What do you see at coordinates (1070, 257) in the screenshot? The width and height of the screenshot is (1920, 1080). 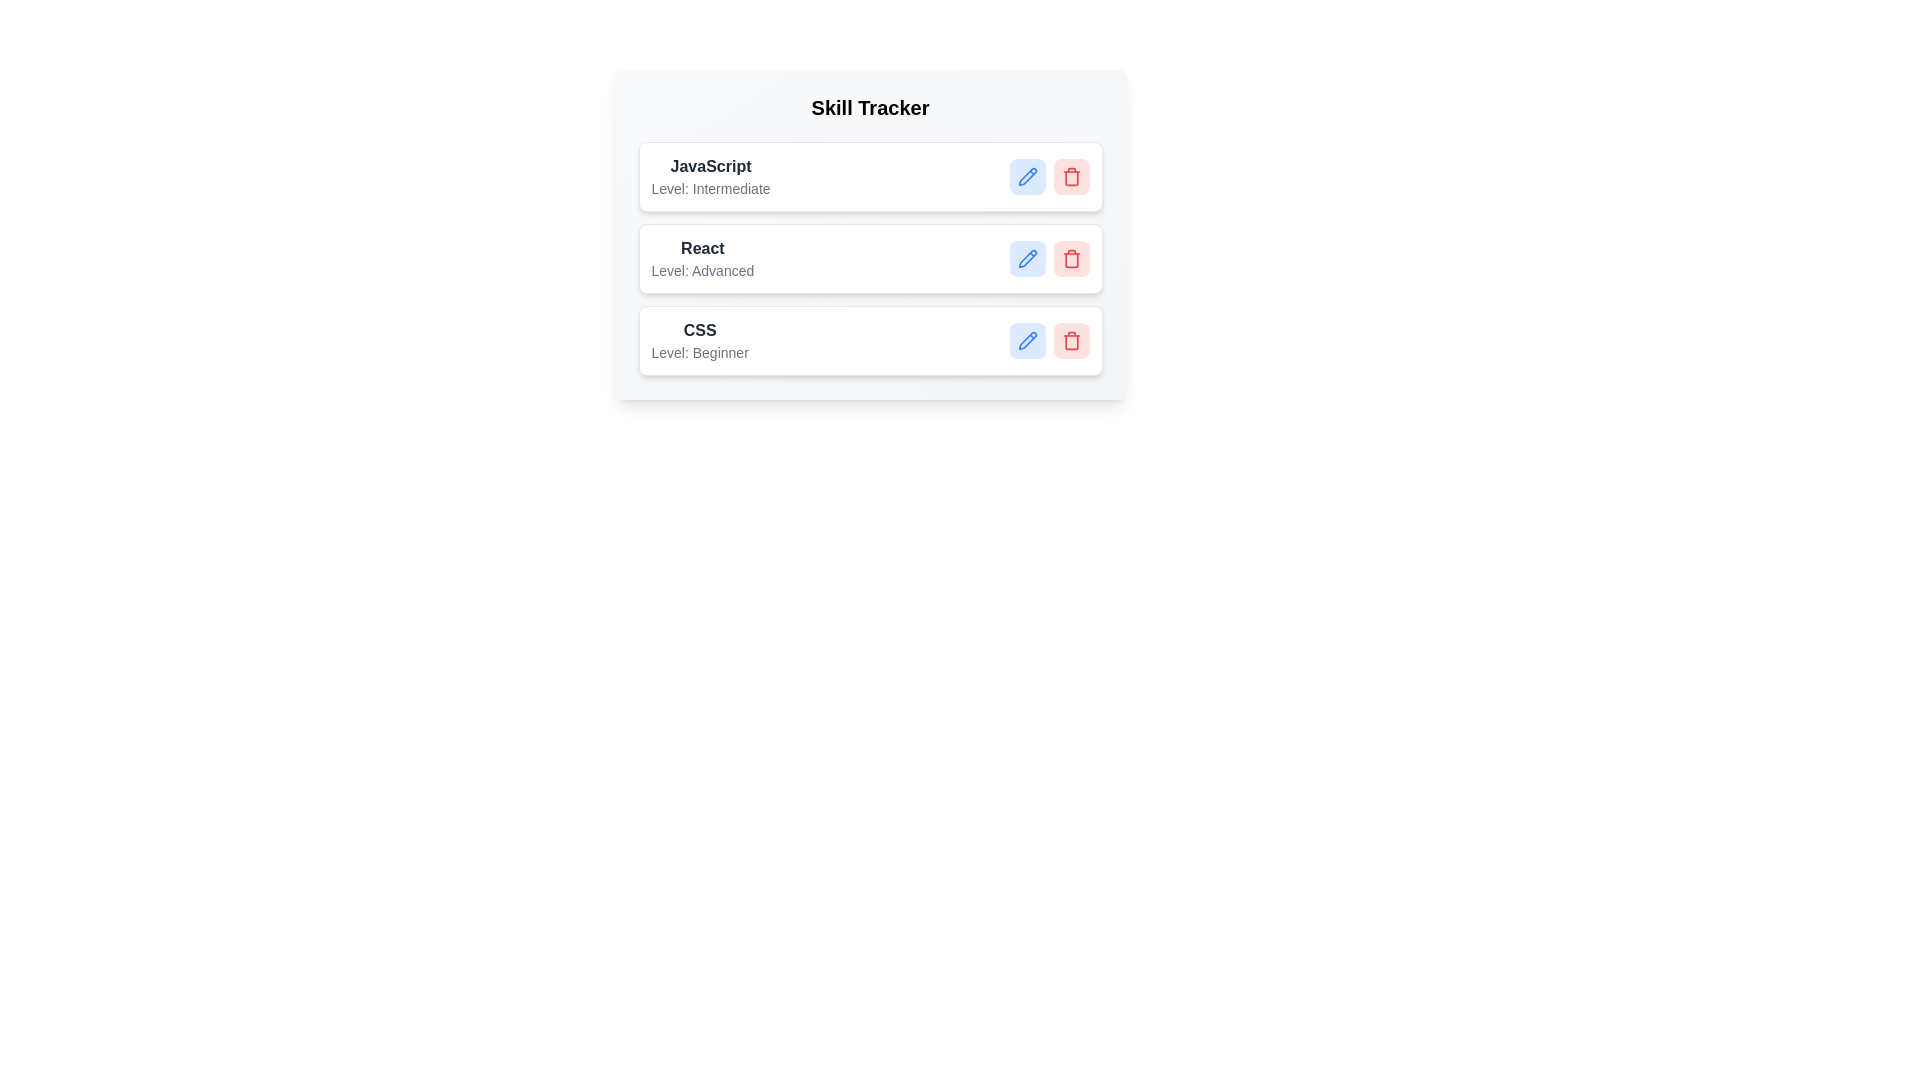 I see `delete button for the skill React` at bounding box center [1070, 257].